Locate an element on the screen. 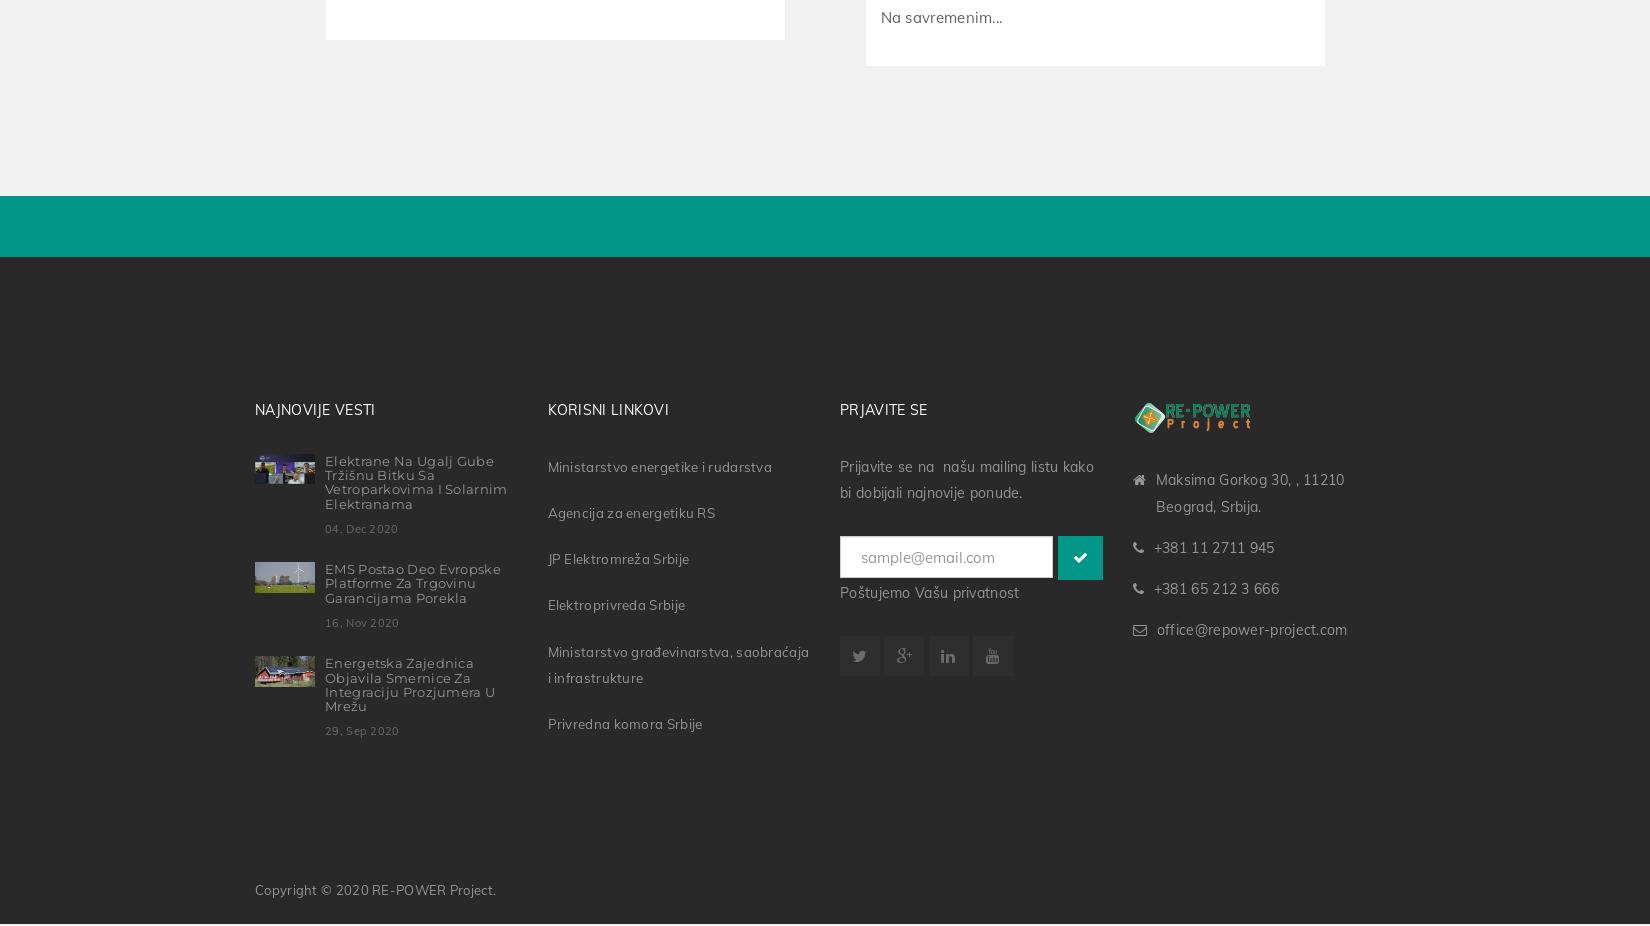 The height and width of the screenshot is (926, 1650). 'EMS postao deo evropske platforme za trgovinu garancijama porekla' is located at coordinates (412, 578).